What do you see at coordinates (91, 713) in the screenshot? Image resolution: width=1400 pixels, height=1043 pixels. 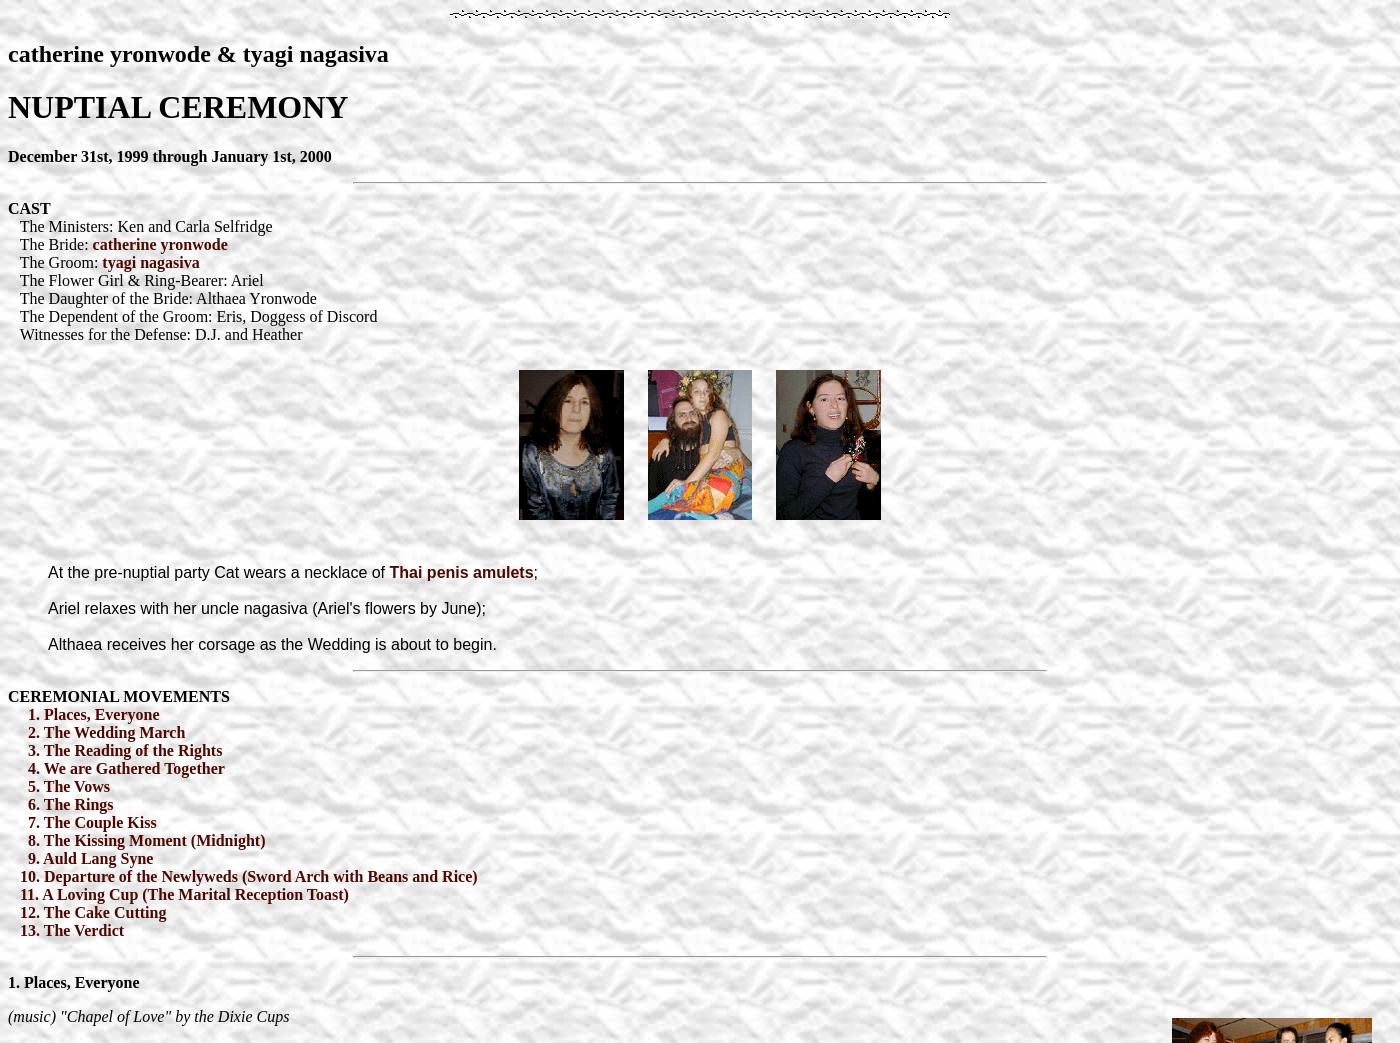 I see `'1. Places, Everyone'` at bounding box center [91, 713].